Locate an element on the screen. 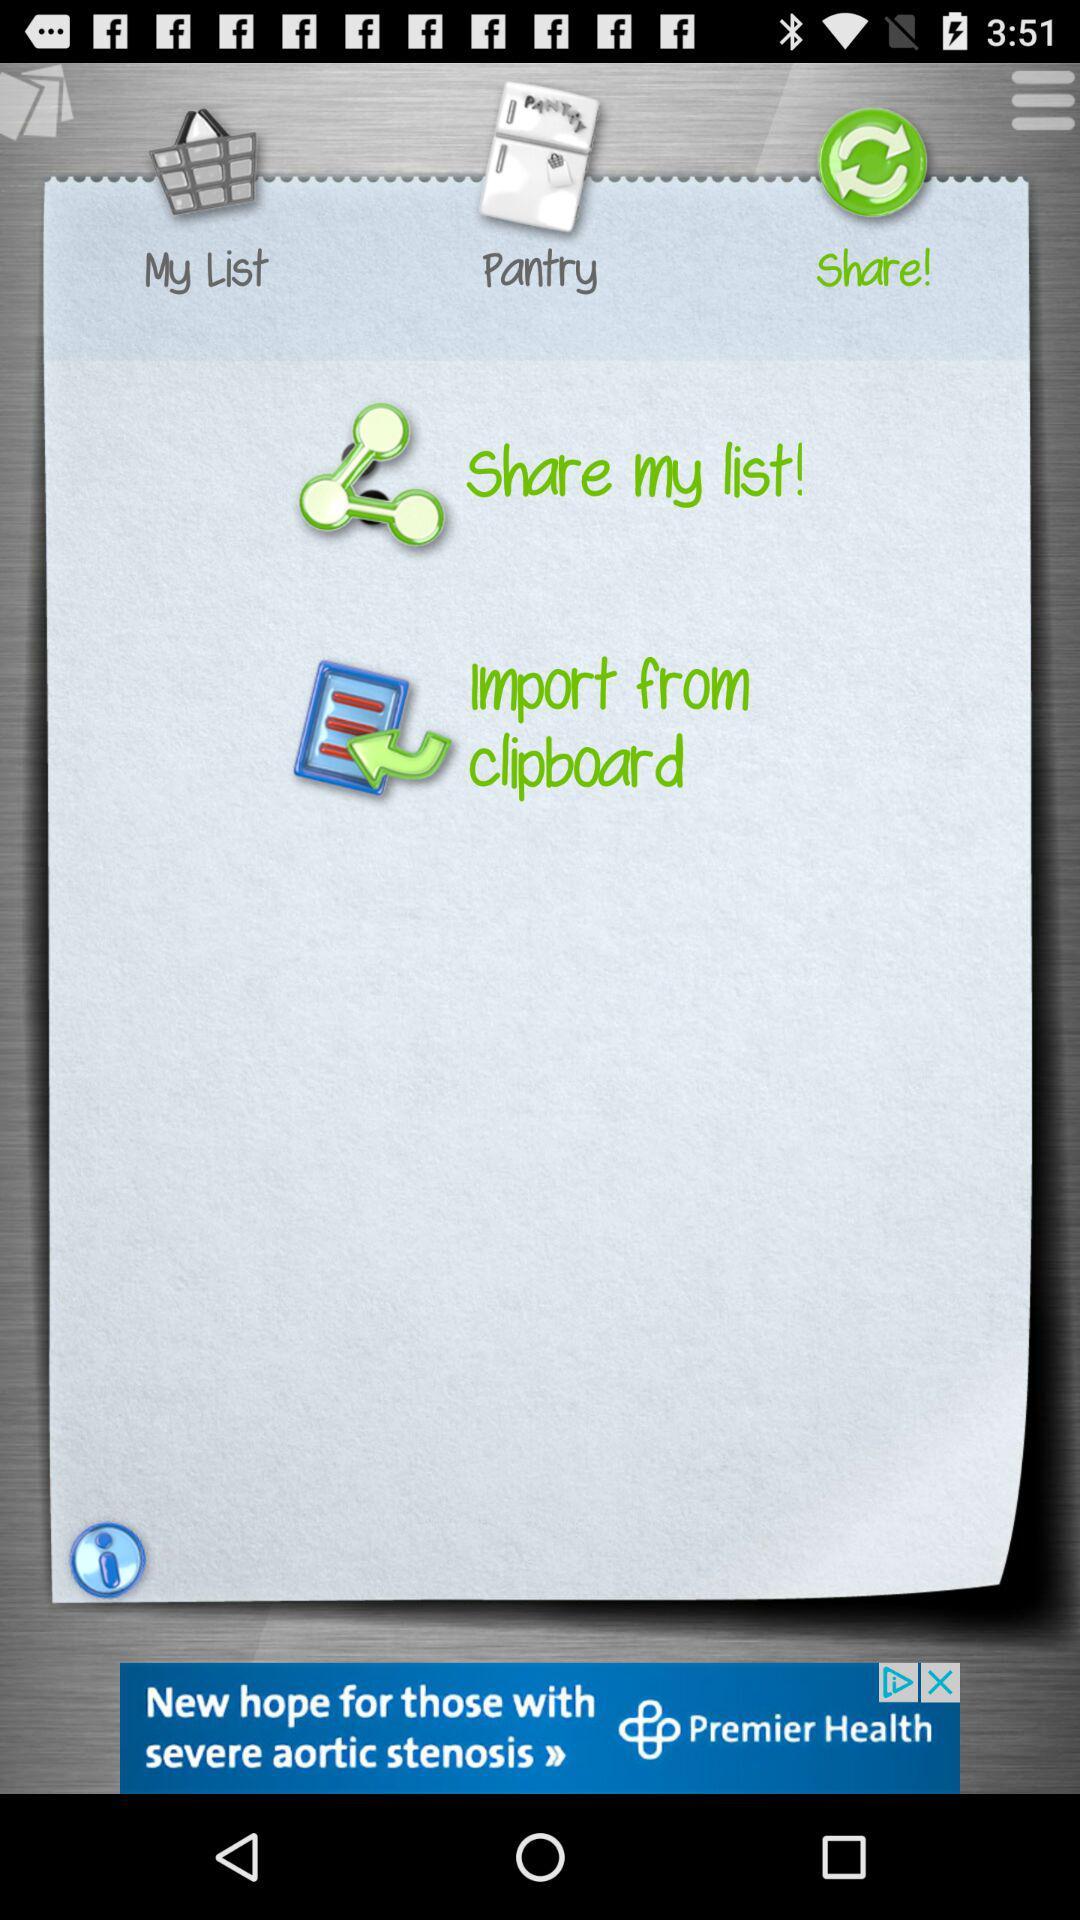 The height and width of the screenshot is (1920, 1080). paste option is located at coordinates (46, 109).